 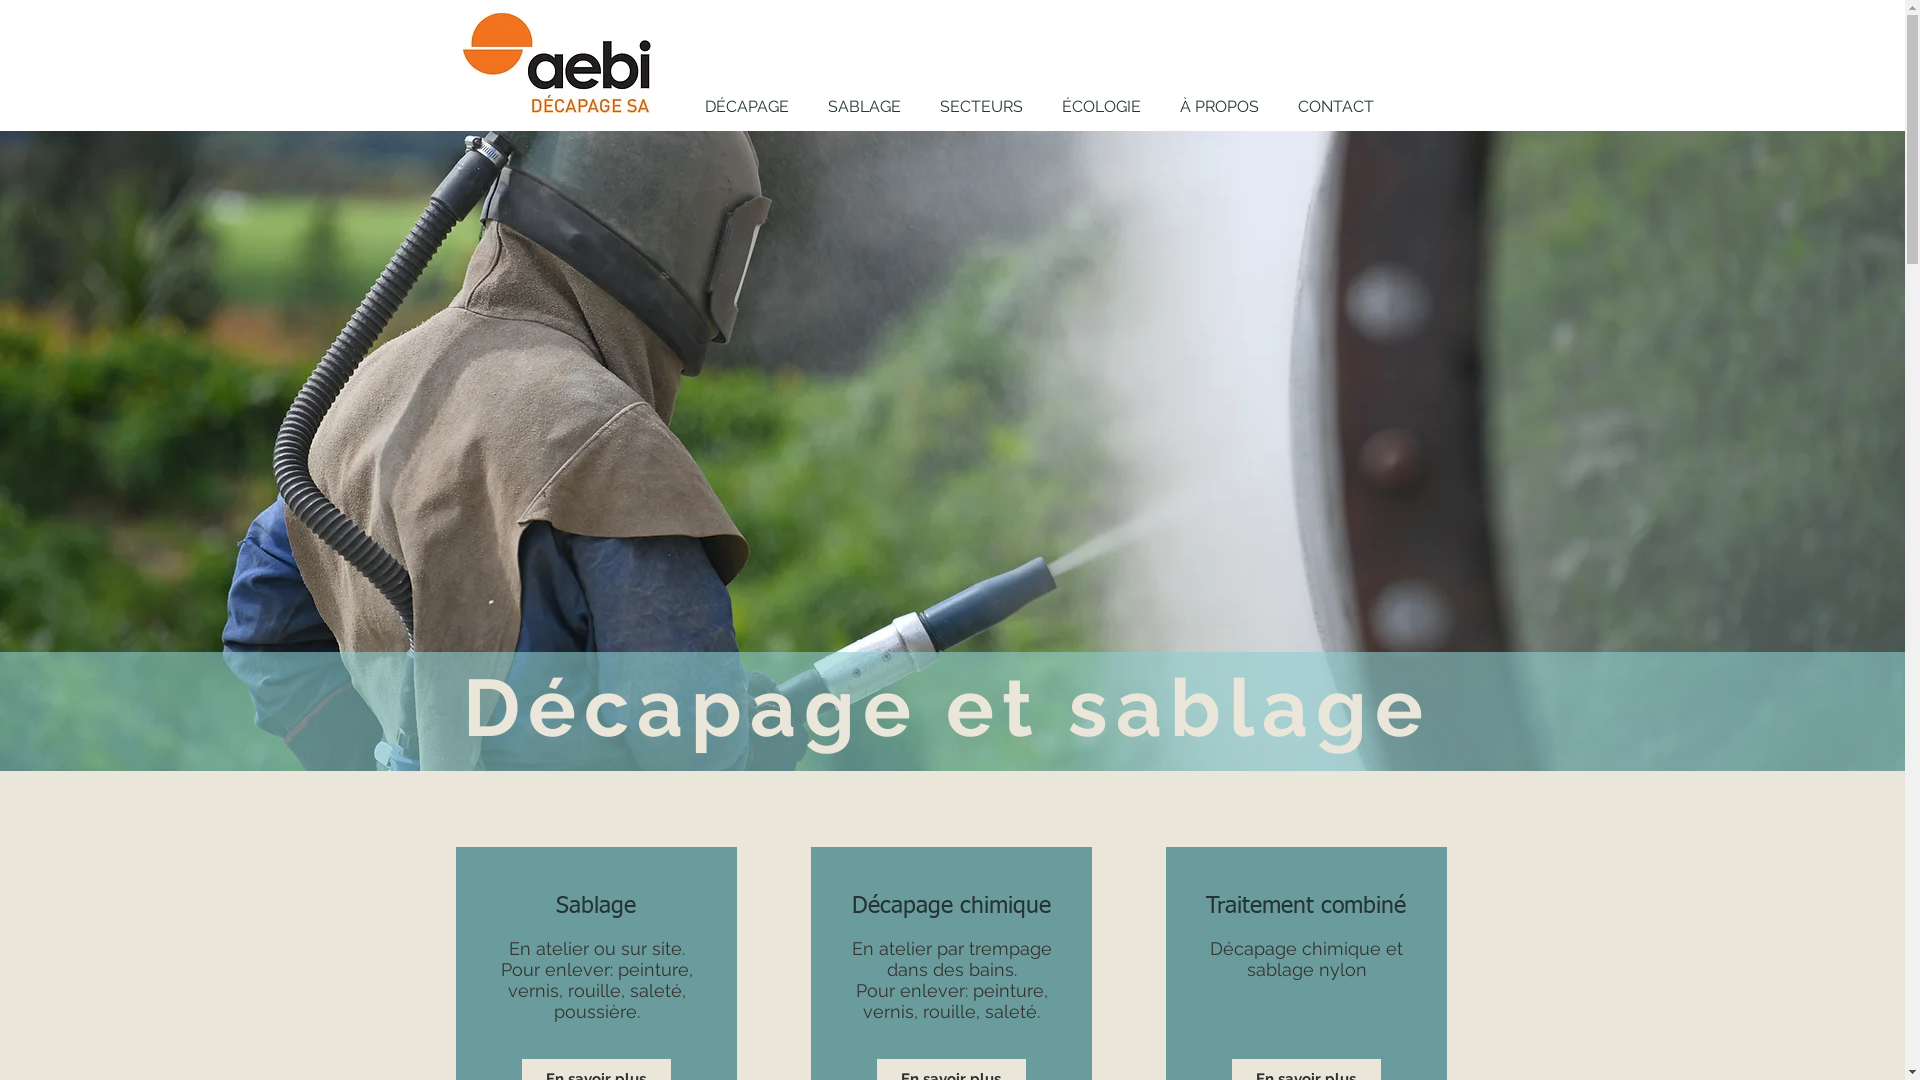 I want to click on 'CONTACT', so click(x=1335, y=107).